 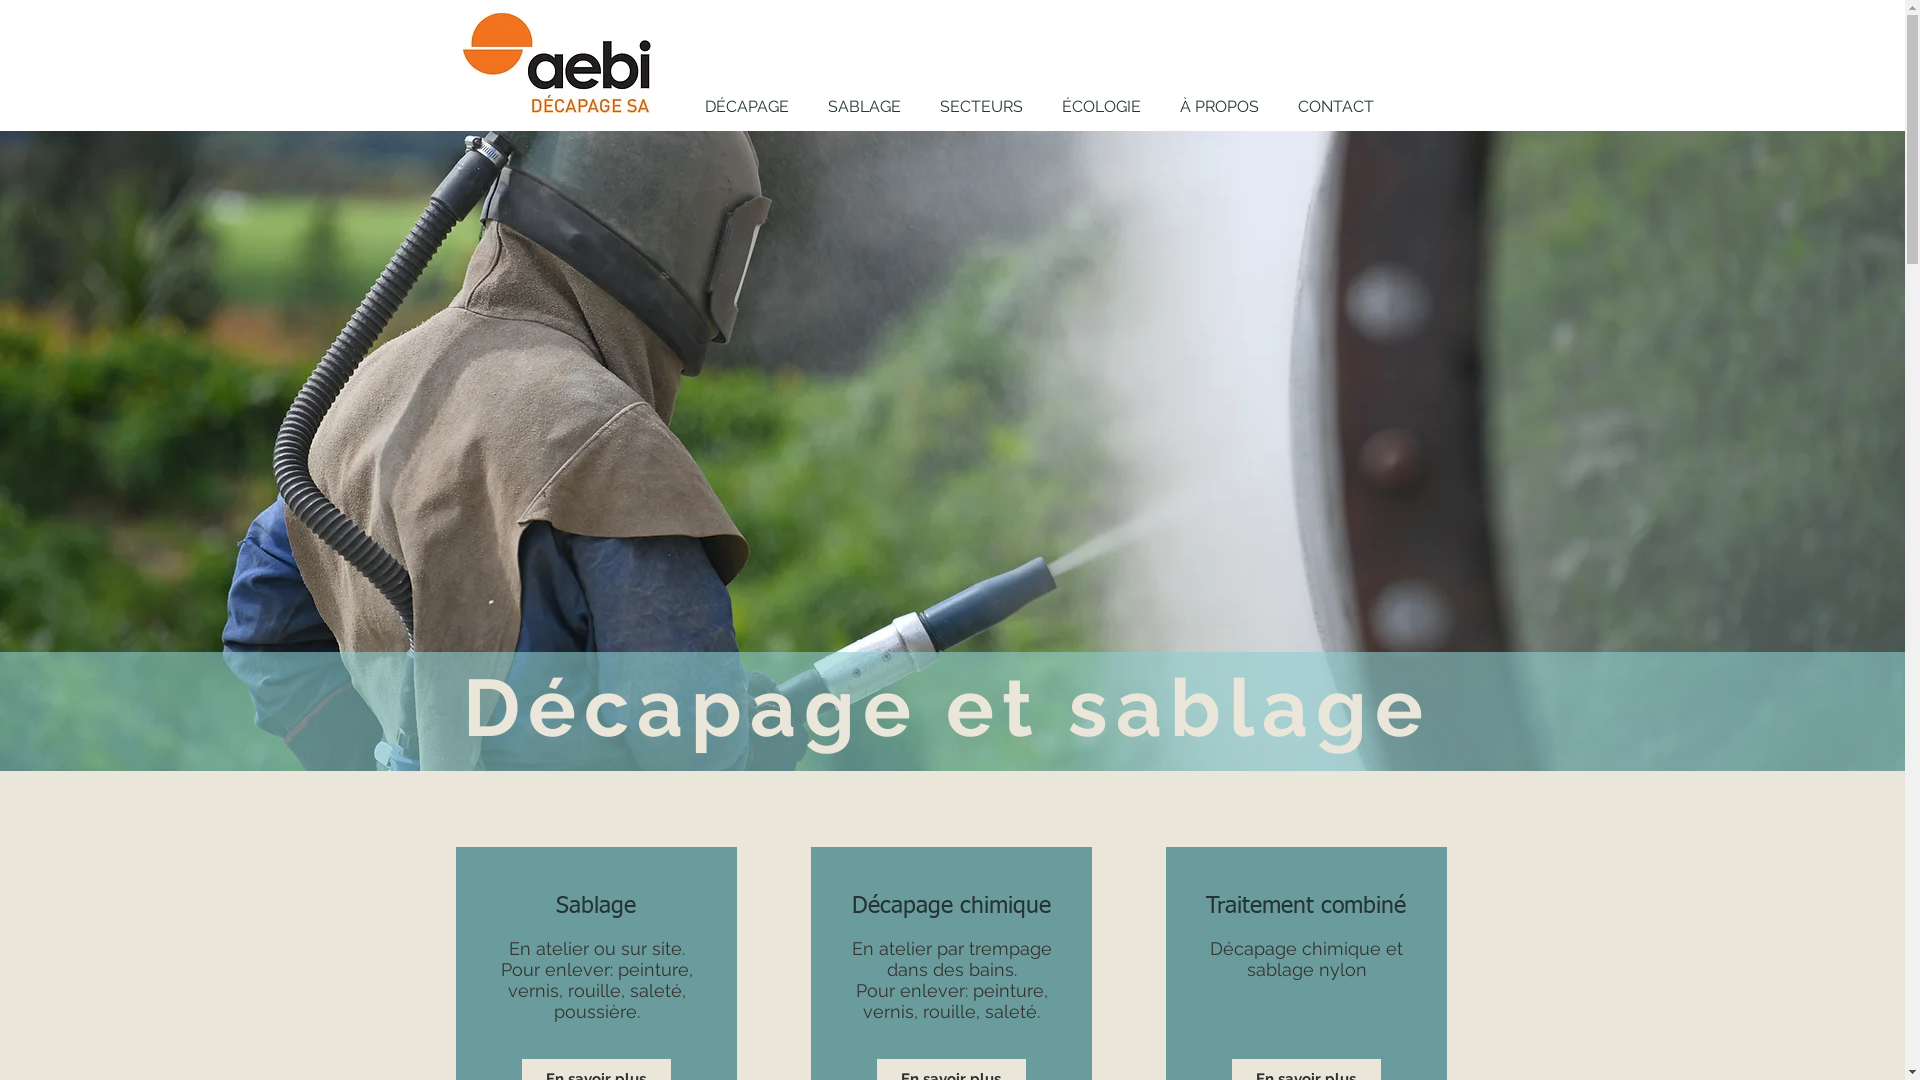 I want to click on 'CONTACT', so click(x=1335, y=107).